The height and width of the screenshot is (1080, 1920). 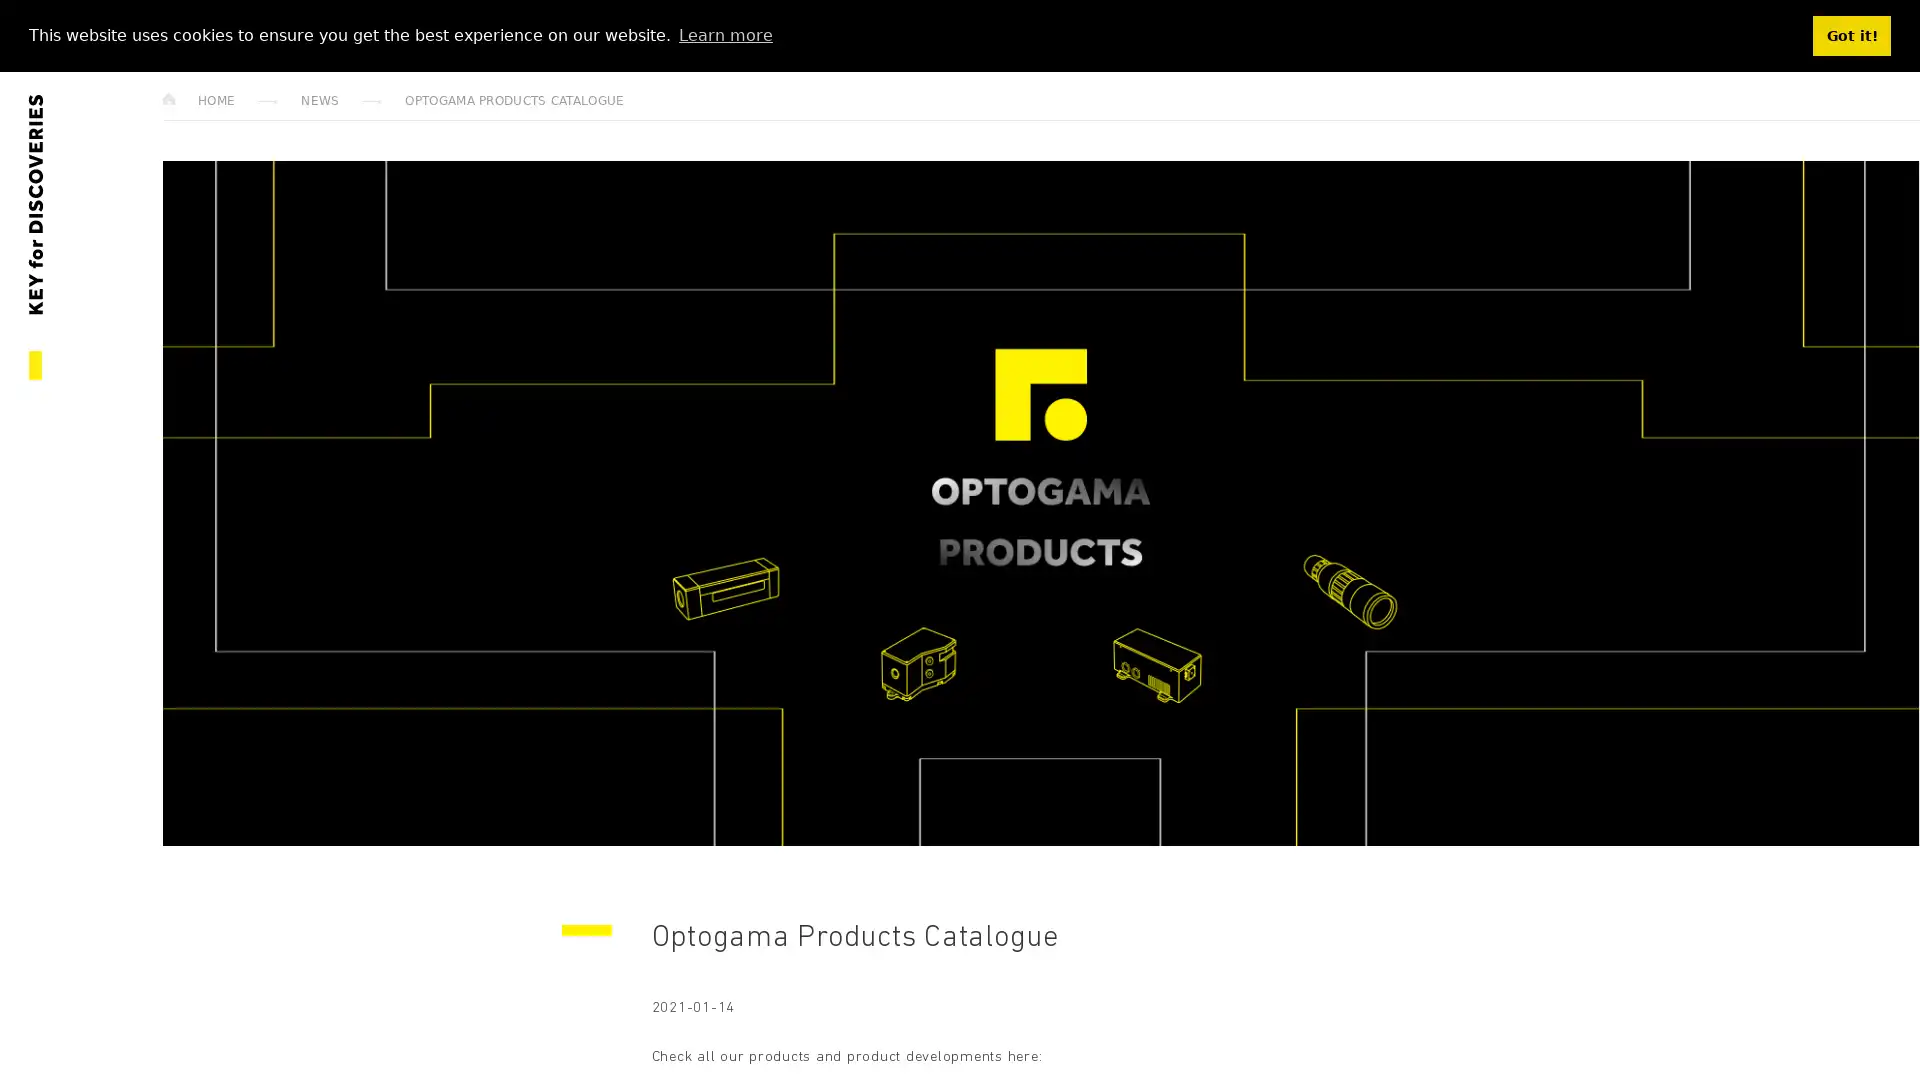 I want to click on learn more about cookies, so click(x=724, y=34).